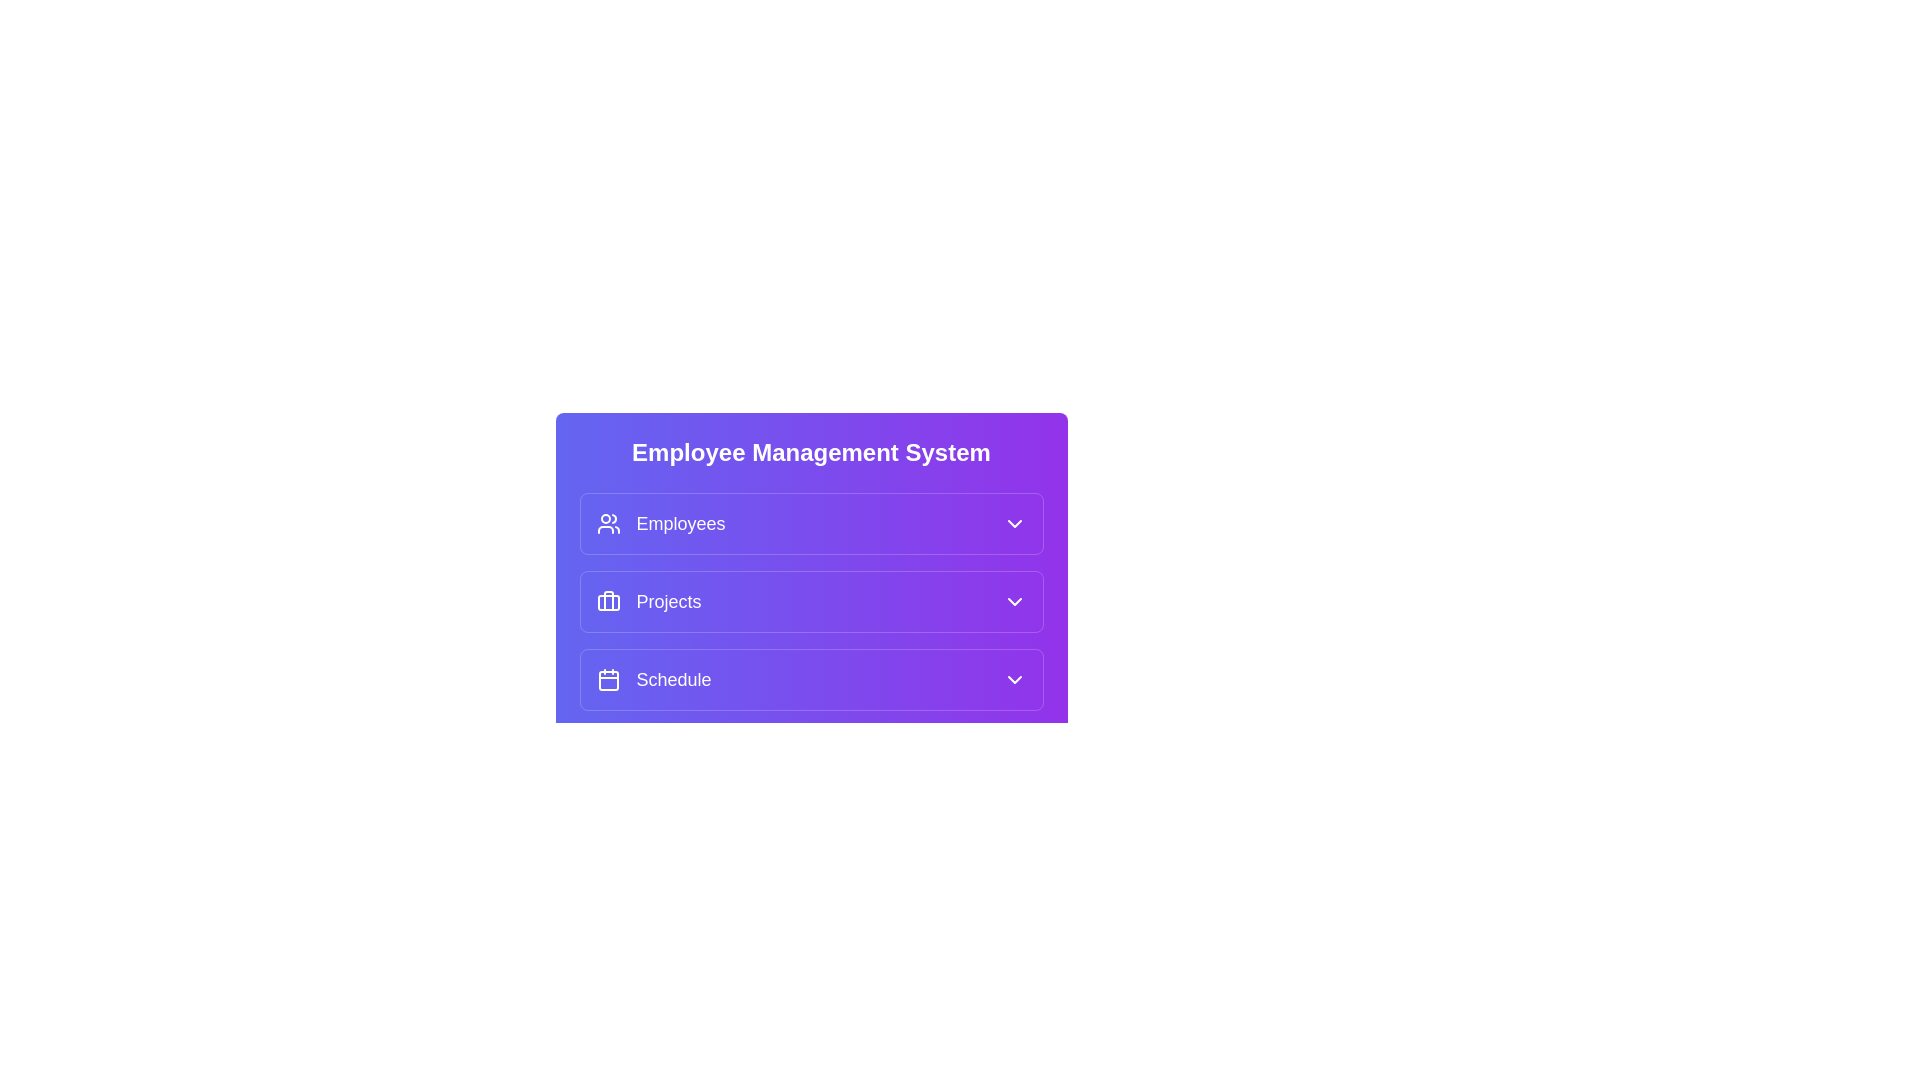  What do you see at coordinates (681, 523) in the screenshot?
I see `'Employees' text label, which is styled with medium font weight and larger font size, positioned in the first position of a vertically stacked menu next to a user-group icon` at bounding box center [681, 523].